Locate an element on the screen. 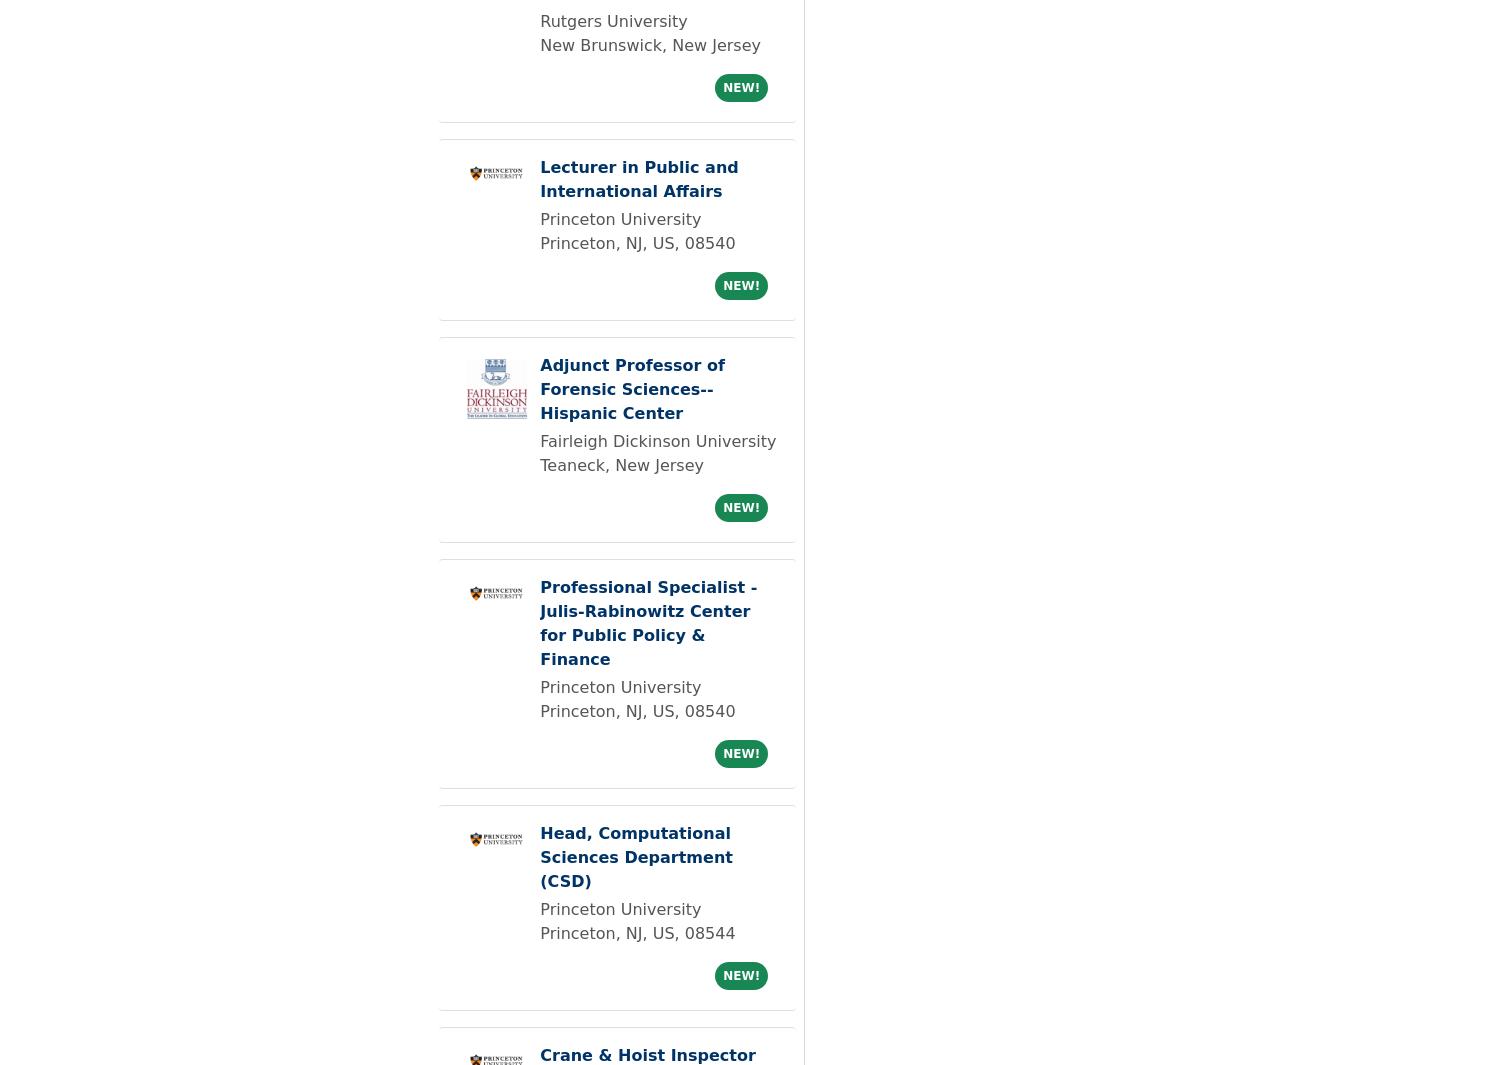  'Head, Computational Sciences Department (CSD)' is located at coordinates (540, 857).